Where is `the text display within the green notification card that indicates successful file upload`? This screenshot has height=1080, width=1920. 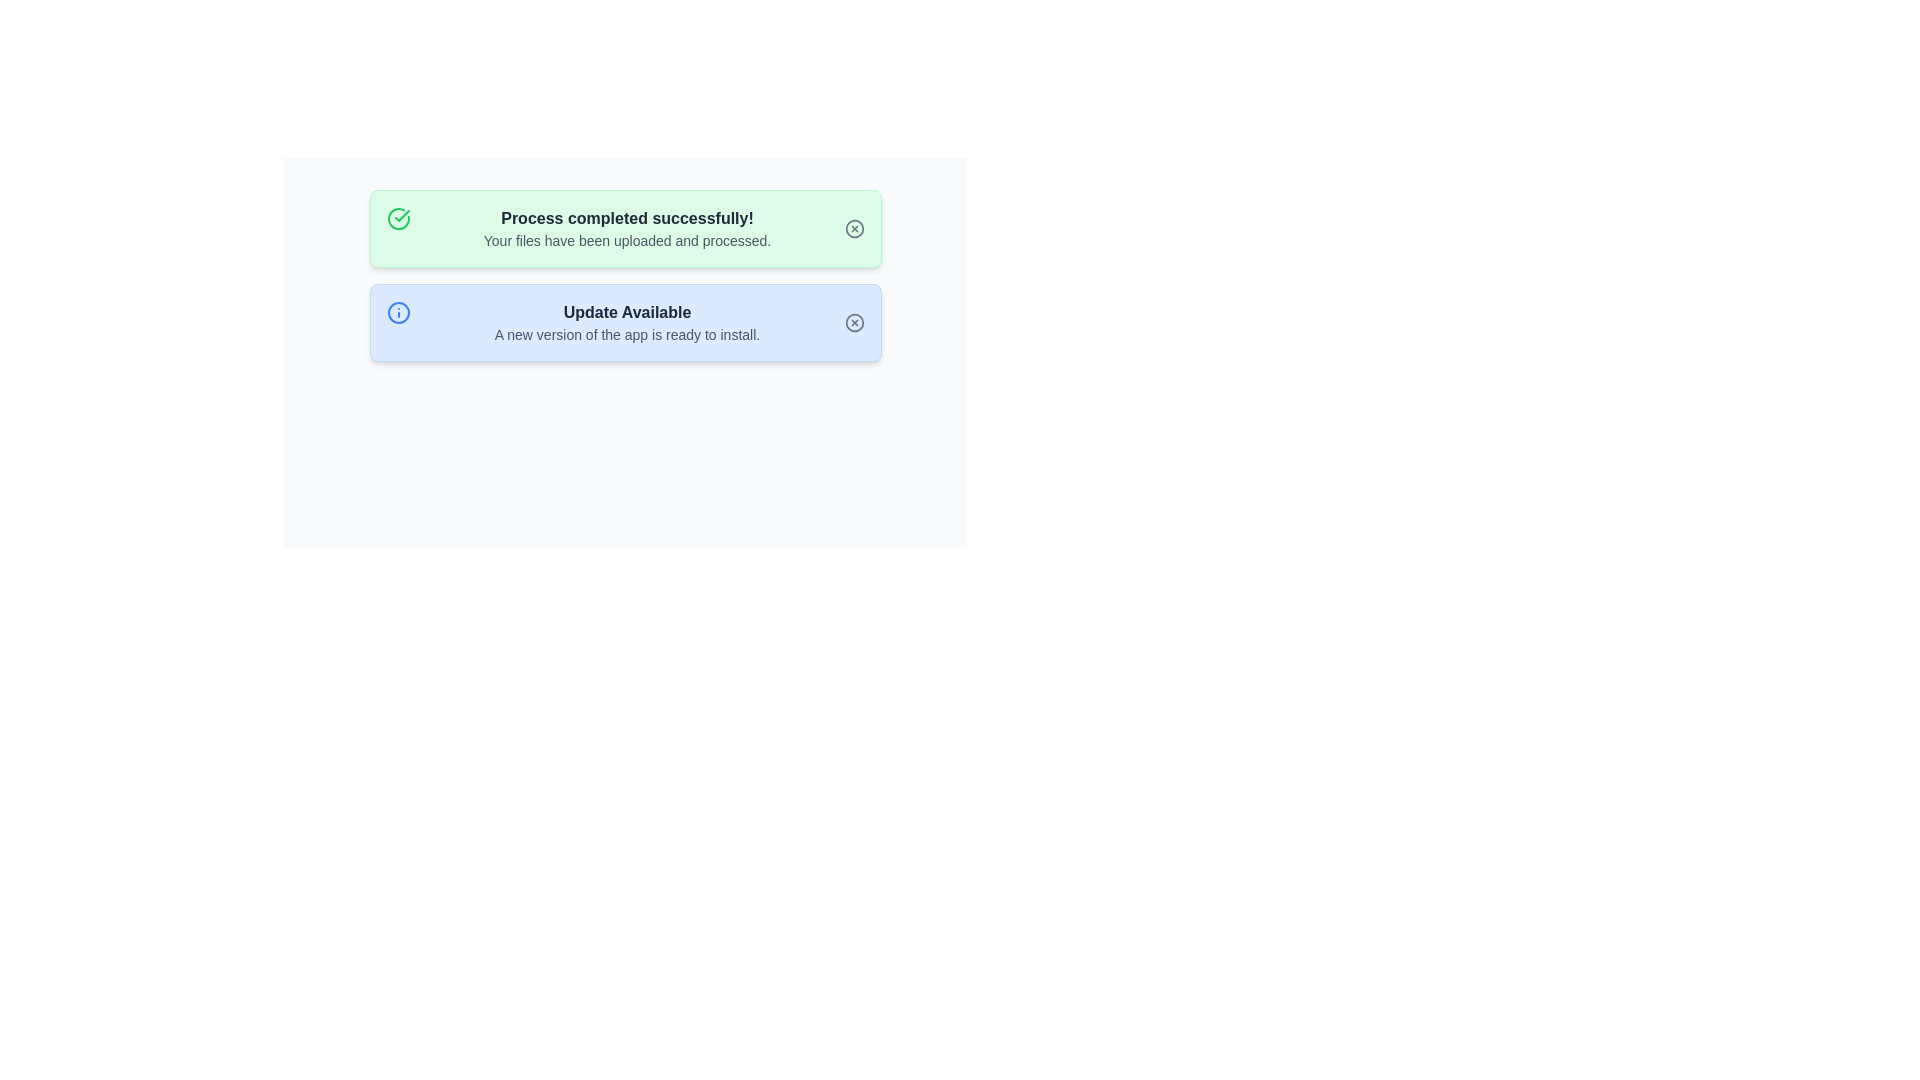
the text display within the green notification card that indicates successful file upload is located at coordinates (626, 239).